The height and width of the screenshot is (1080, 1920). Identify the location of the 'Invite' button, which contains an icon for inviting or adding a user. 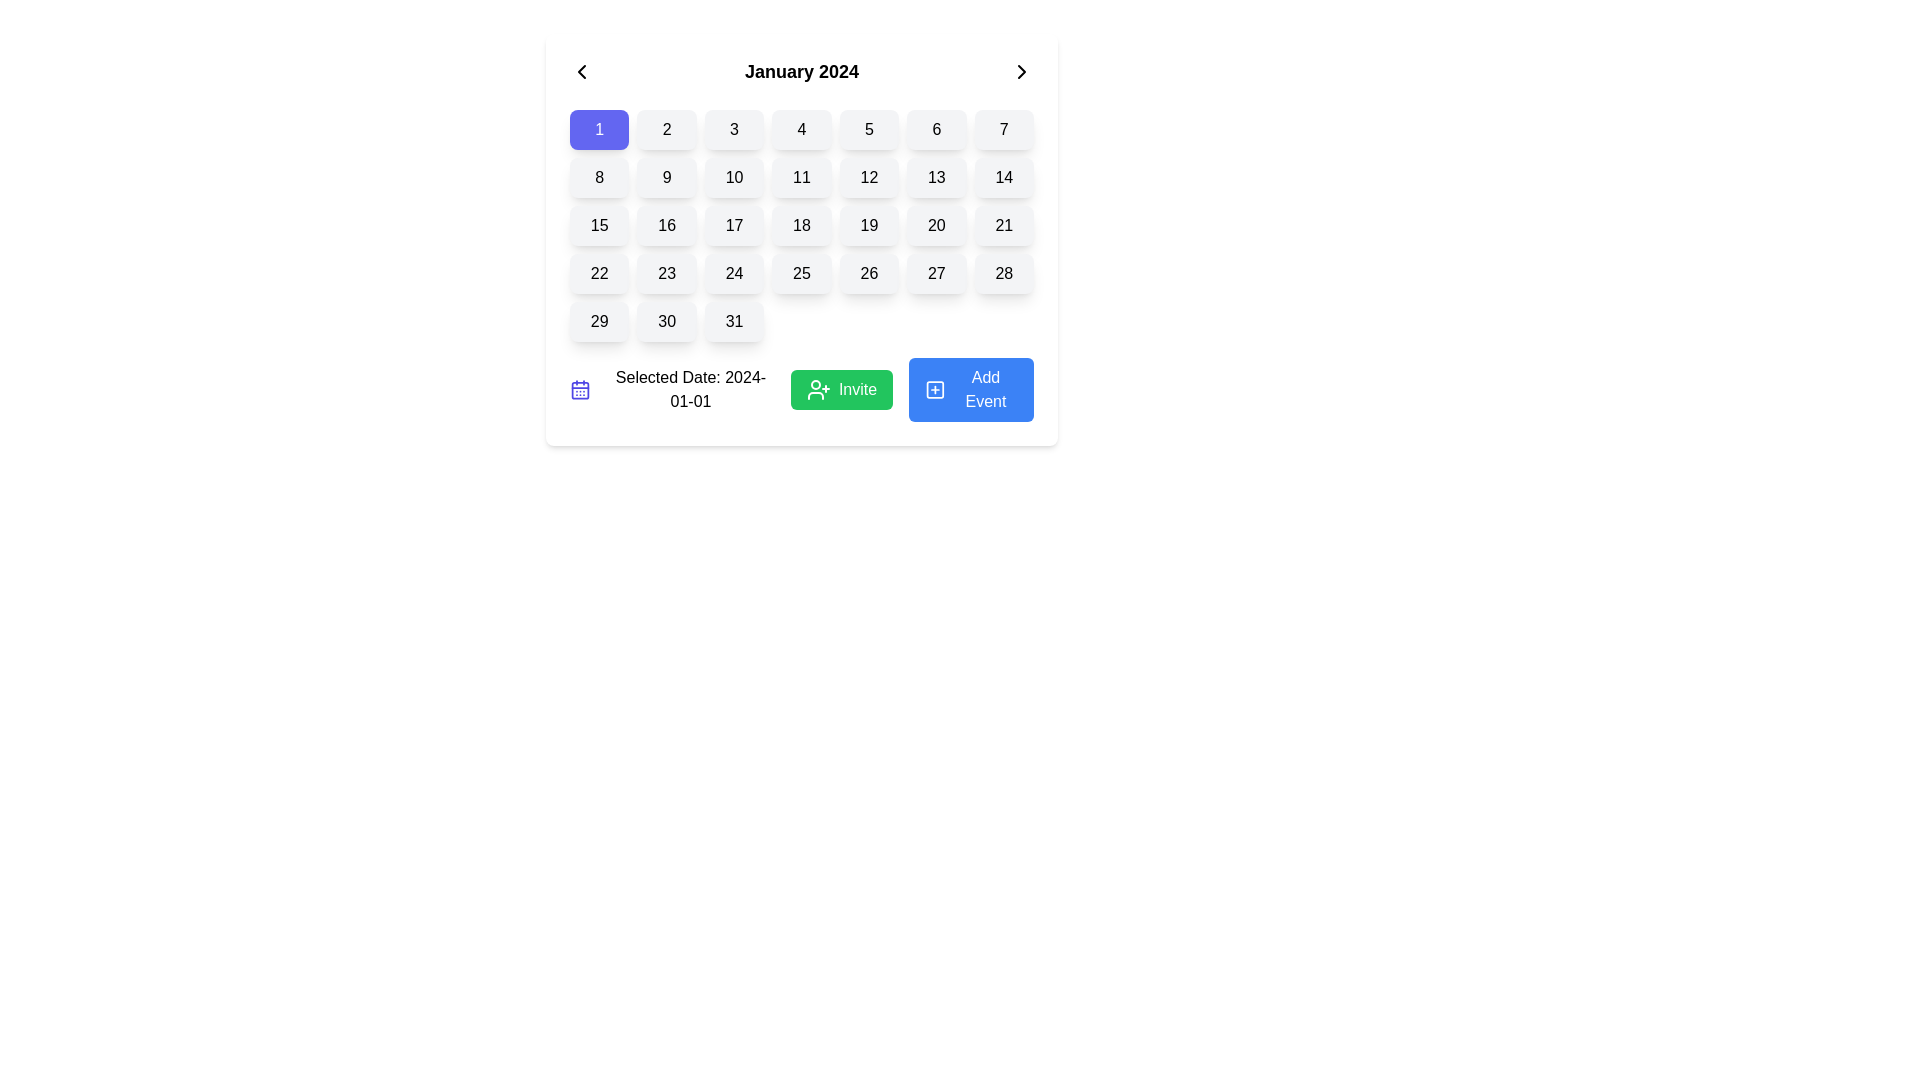
(818, 389).